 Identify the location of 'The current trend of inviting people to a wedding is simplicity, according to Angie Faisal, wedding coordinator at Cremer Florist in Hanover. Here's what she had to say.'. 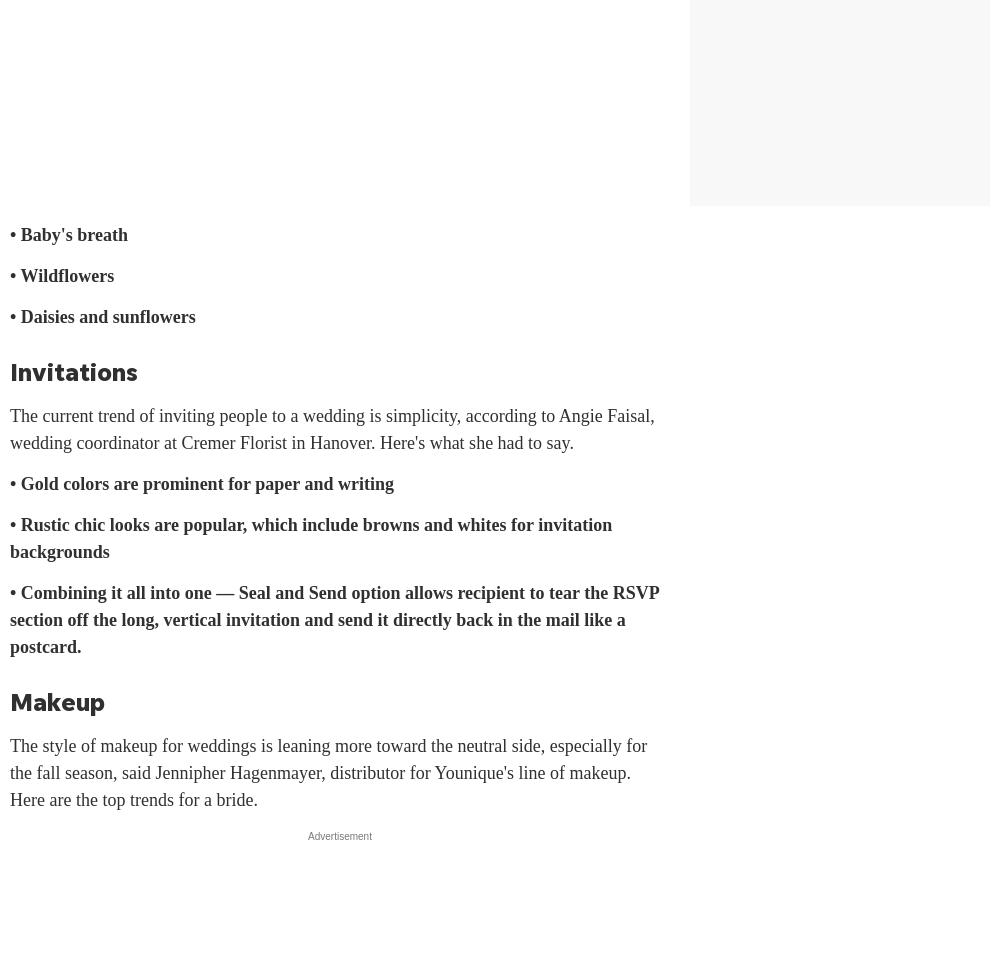
(331, 429).